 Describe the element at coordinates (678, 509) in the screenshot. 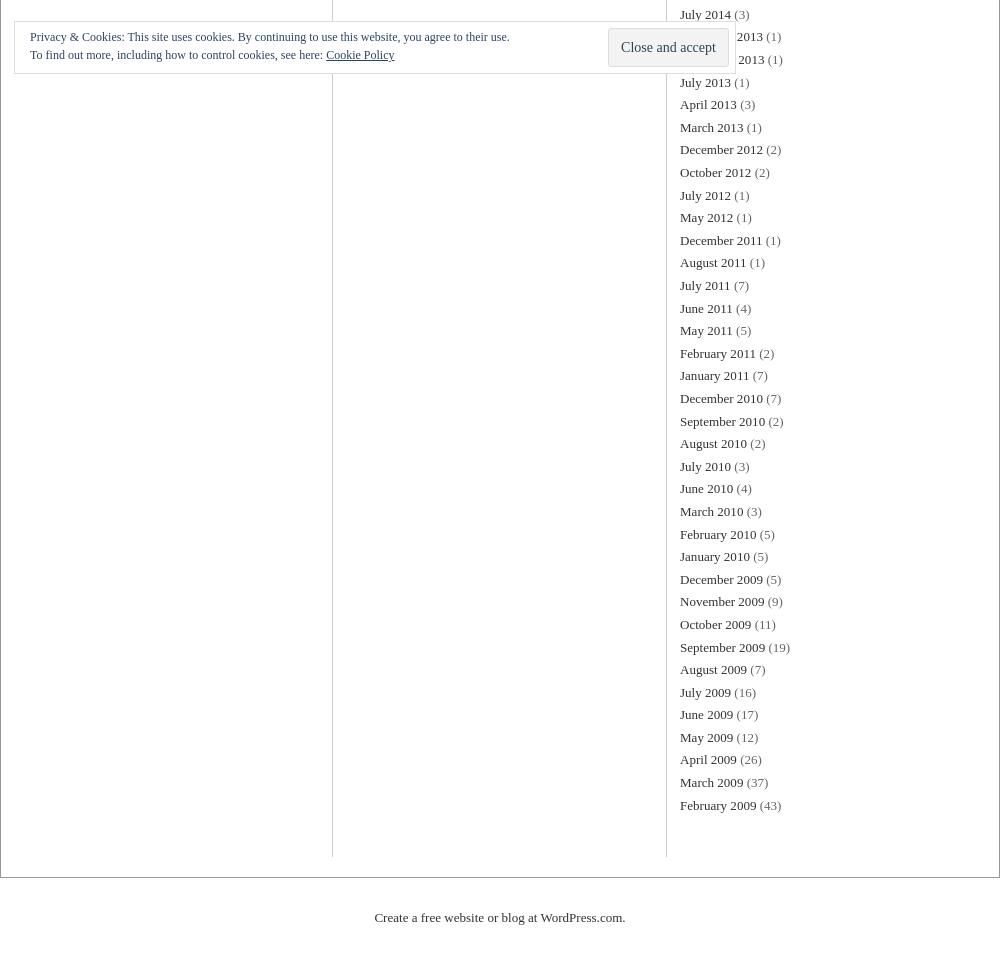

I see `'March 2010'` at that location.